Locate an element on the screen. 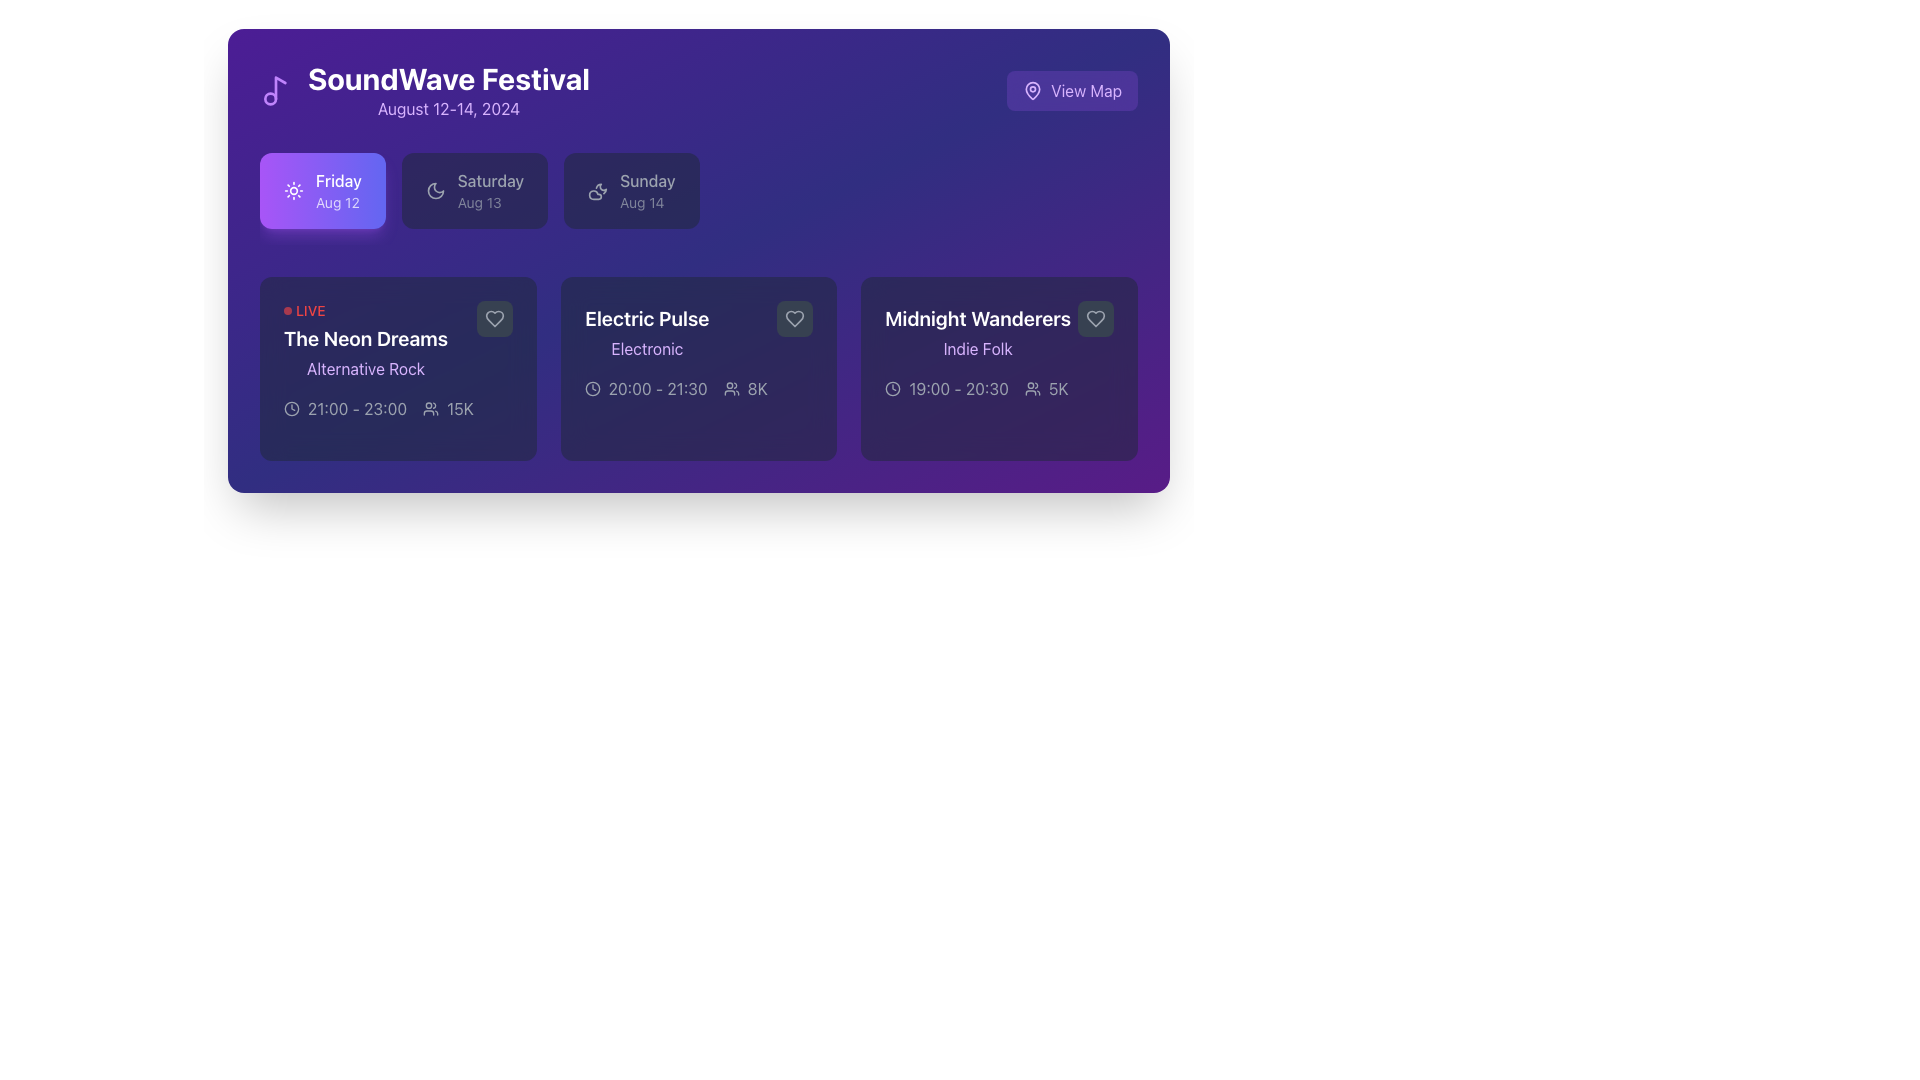  the heart-shaped icon in the bottom-right corner of the 'Midnight Wanderers' section is located at coordinates (1094, 318).